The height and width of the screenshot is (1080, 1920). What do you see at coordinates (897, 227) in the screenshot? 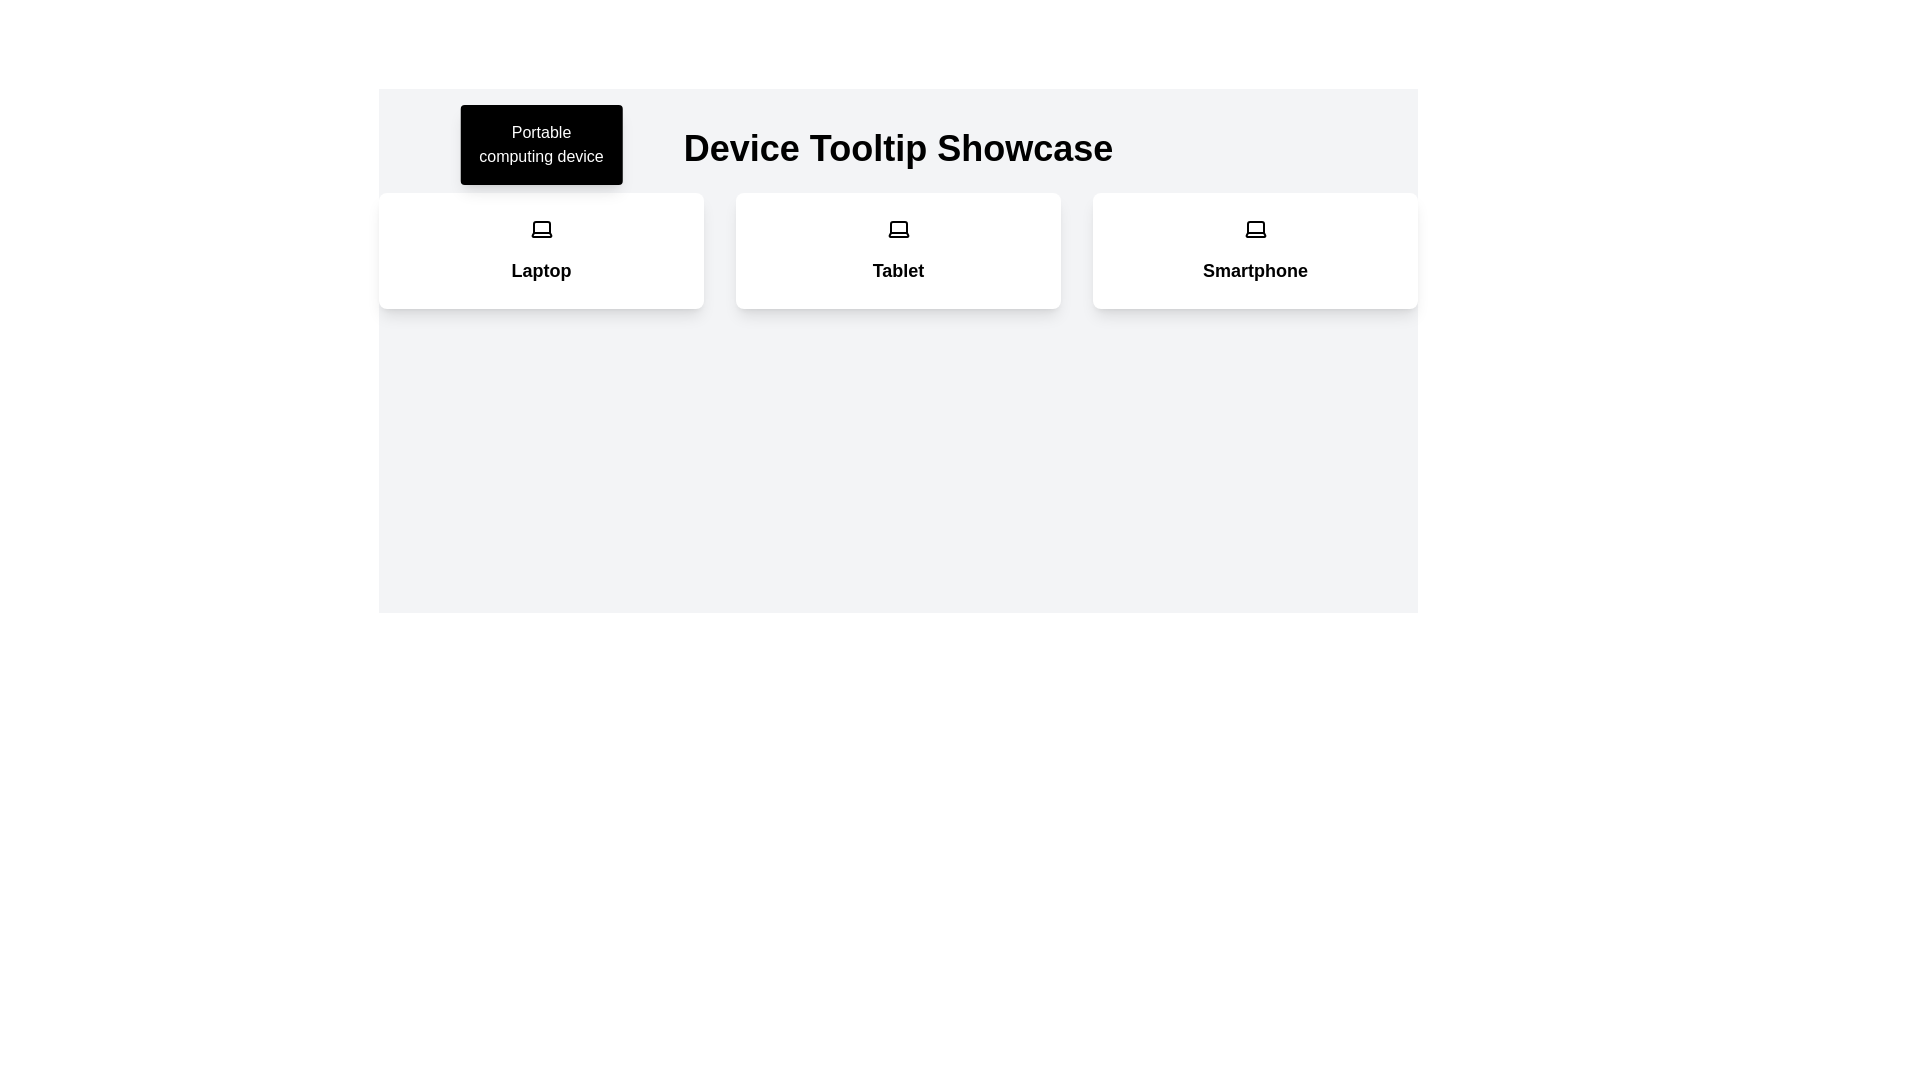
I see `the laptop icon, which is a minimalistic line art styled element located in the central button of a three-button group, positioned above the 'Tablet' label` at bounding box center [897, 227].